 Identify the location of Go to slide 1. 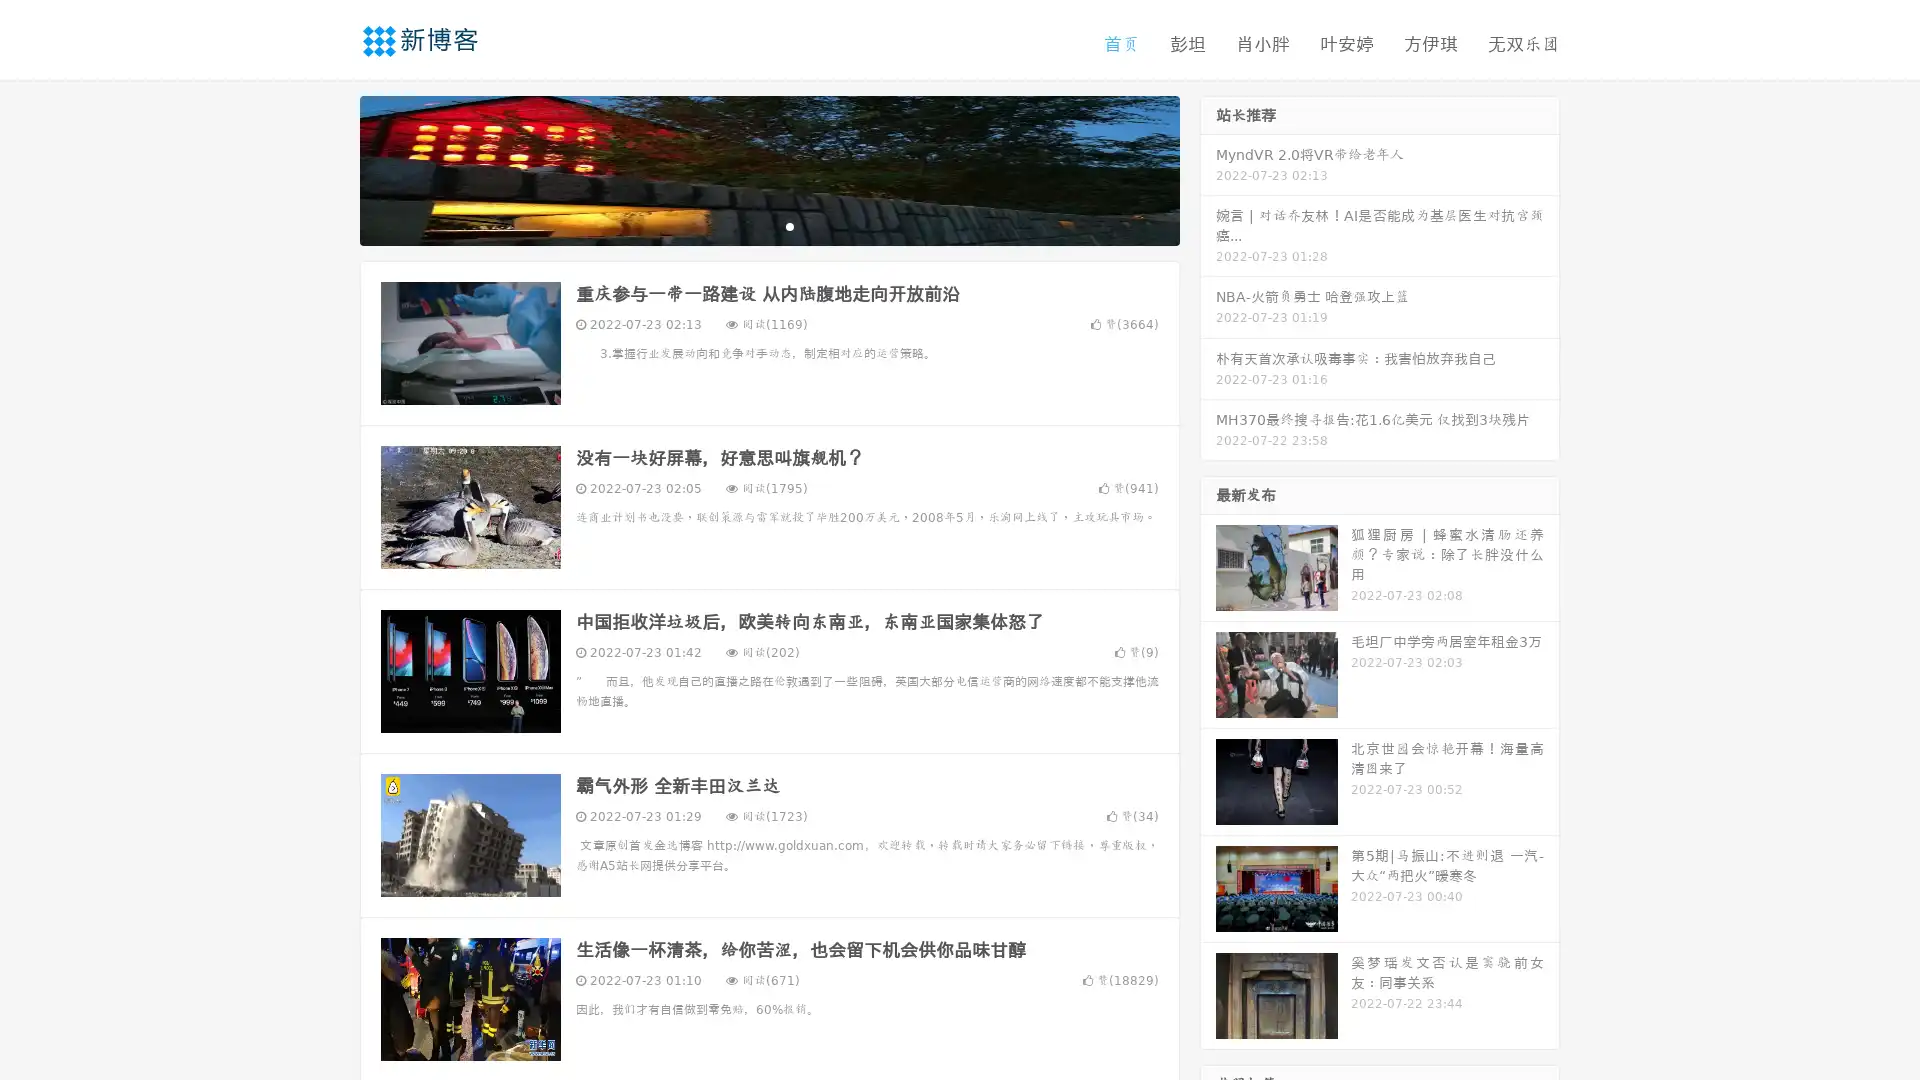
(748, 225).